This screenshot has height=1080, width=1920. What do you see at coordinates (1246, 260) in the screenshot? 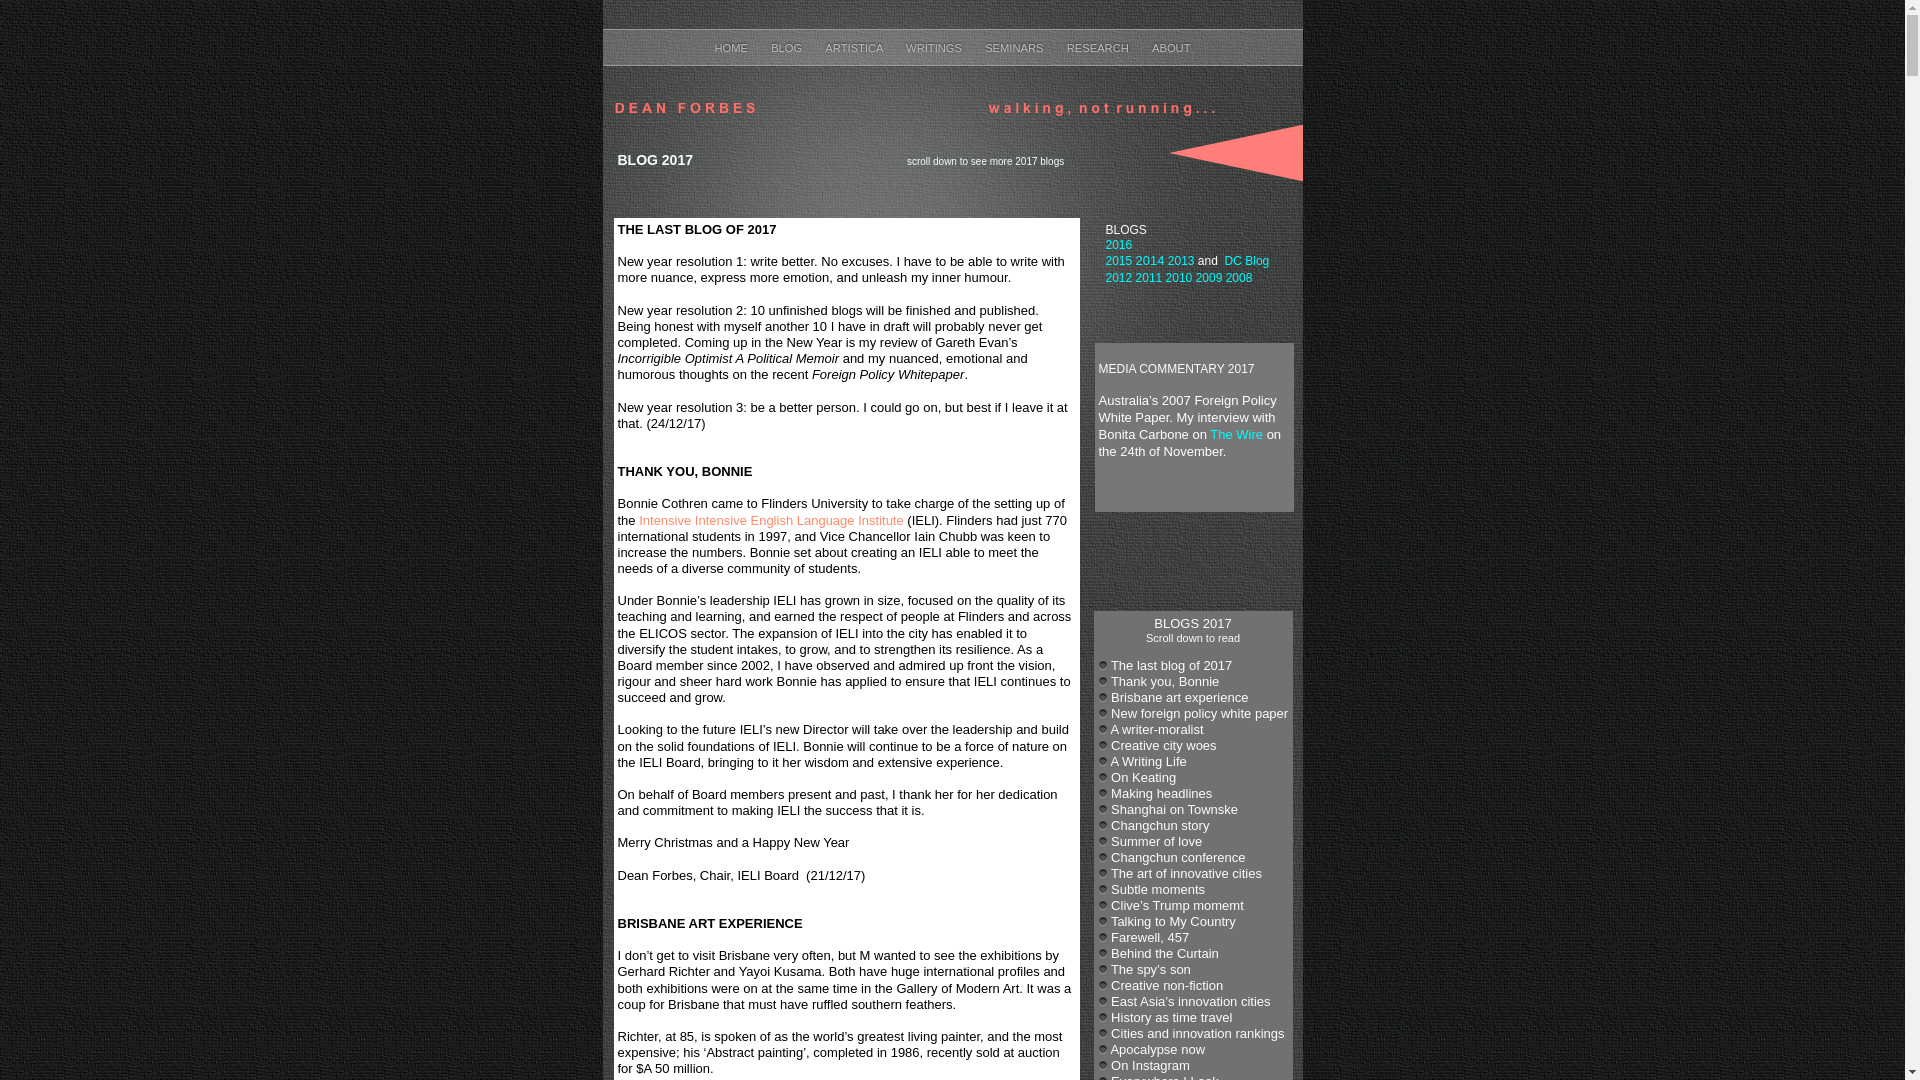
I see `'DC Blog'` at bounding box center [1246, 260].